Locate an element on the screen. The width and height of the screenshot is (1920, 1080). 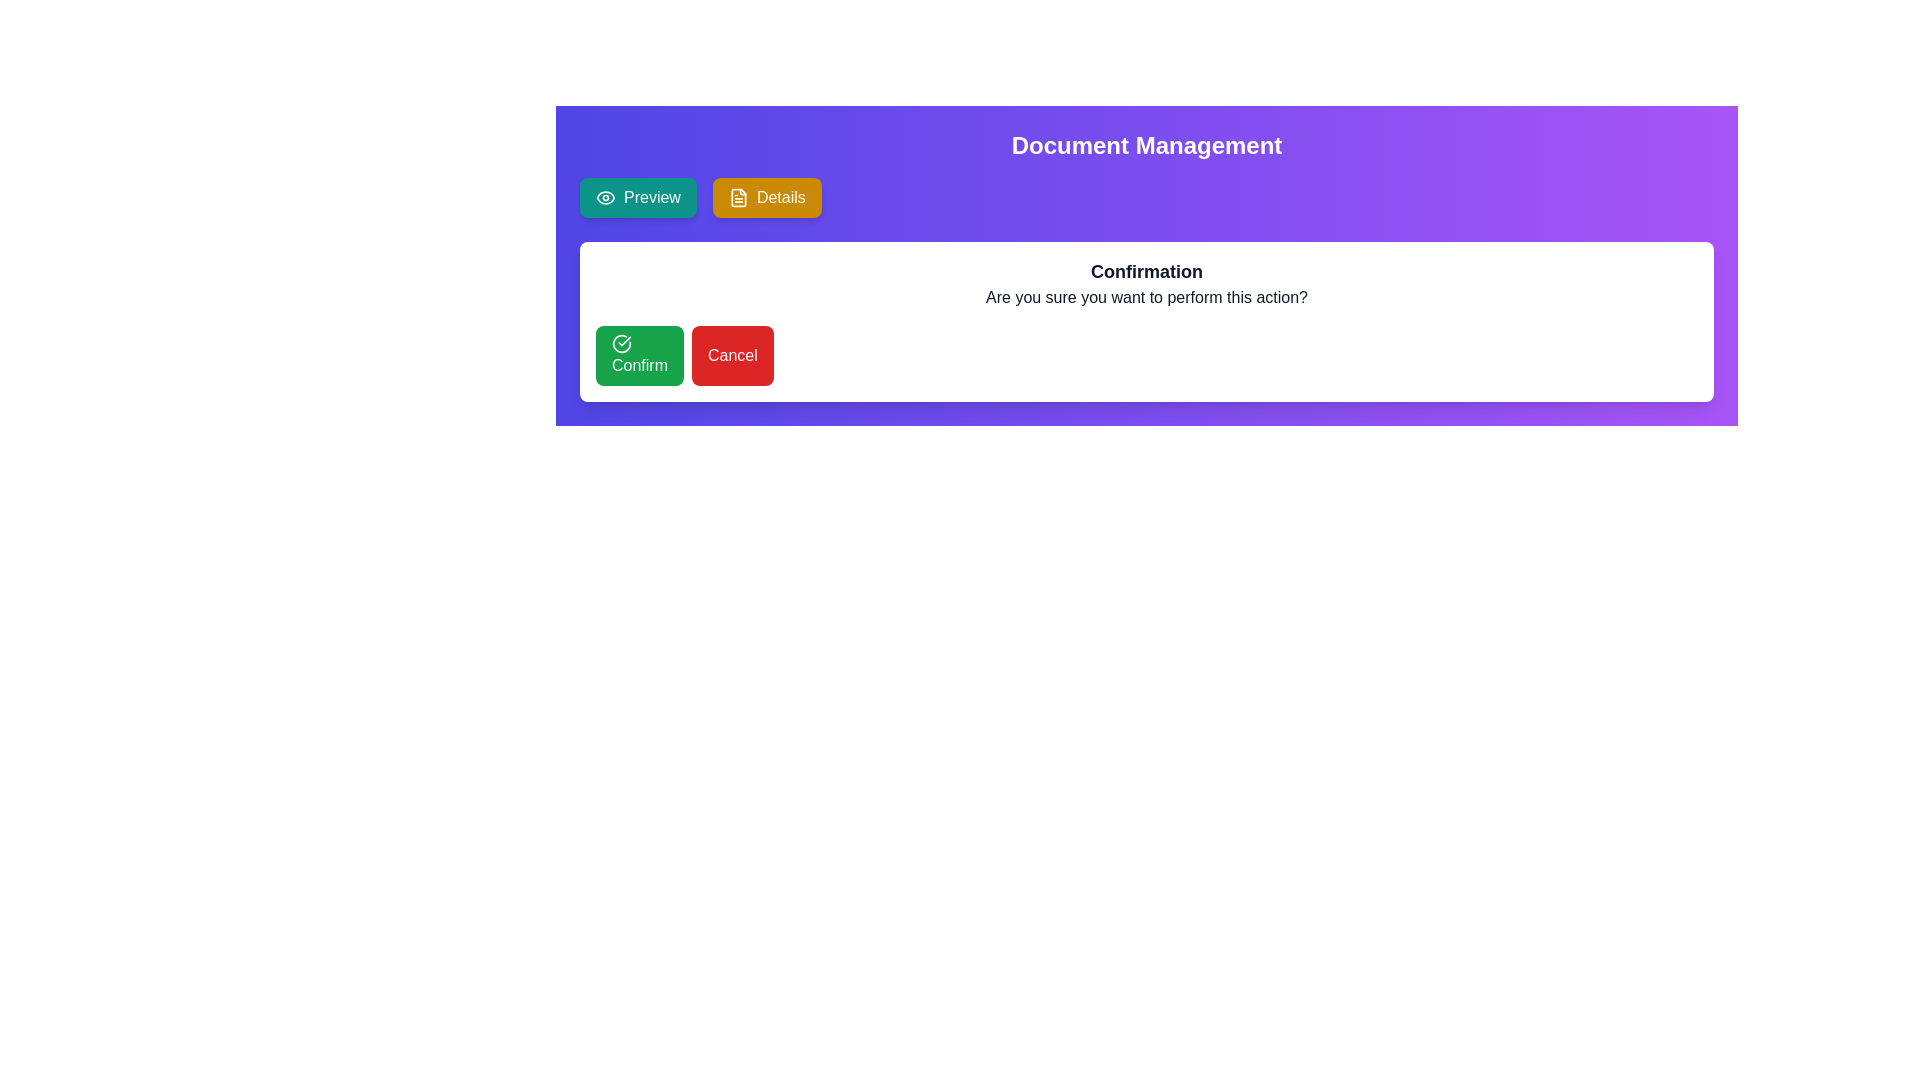
the green circular icon with a check mark inside the 'Confirm' button located in the bottom left section of the interface is located at coordinates (621, 342).